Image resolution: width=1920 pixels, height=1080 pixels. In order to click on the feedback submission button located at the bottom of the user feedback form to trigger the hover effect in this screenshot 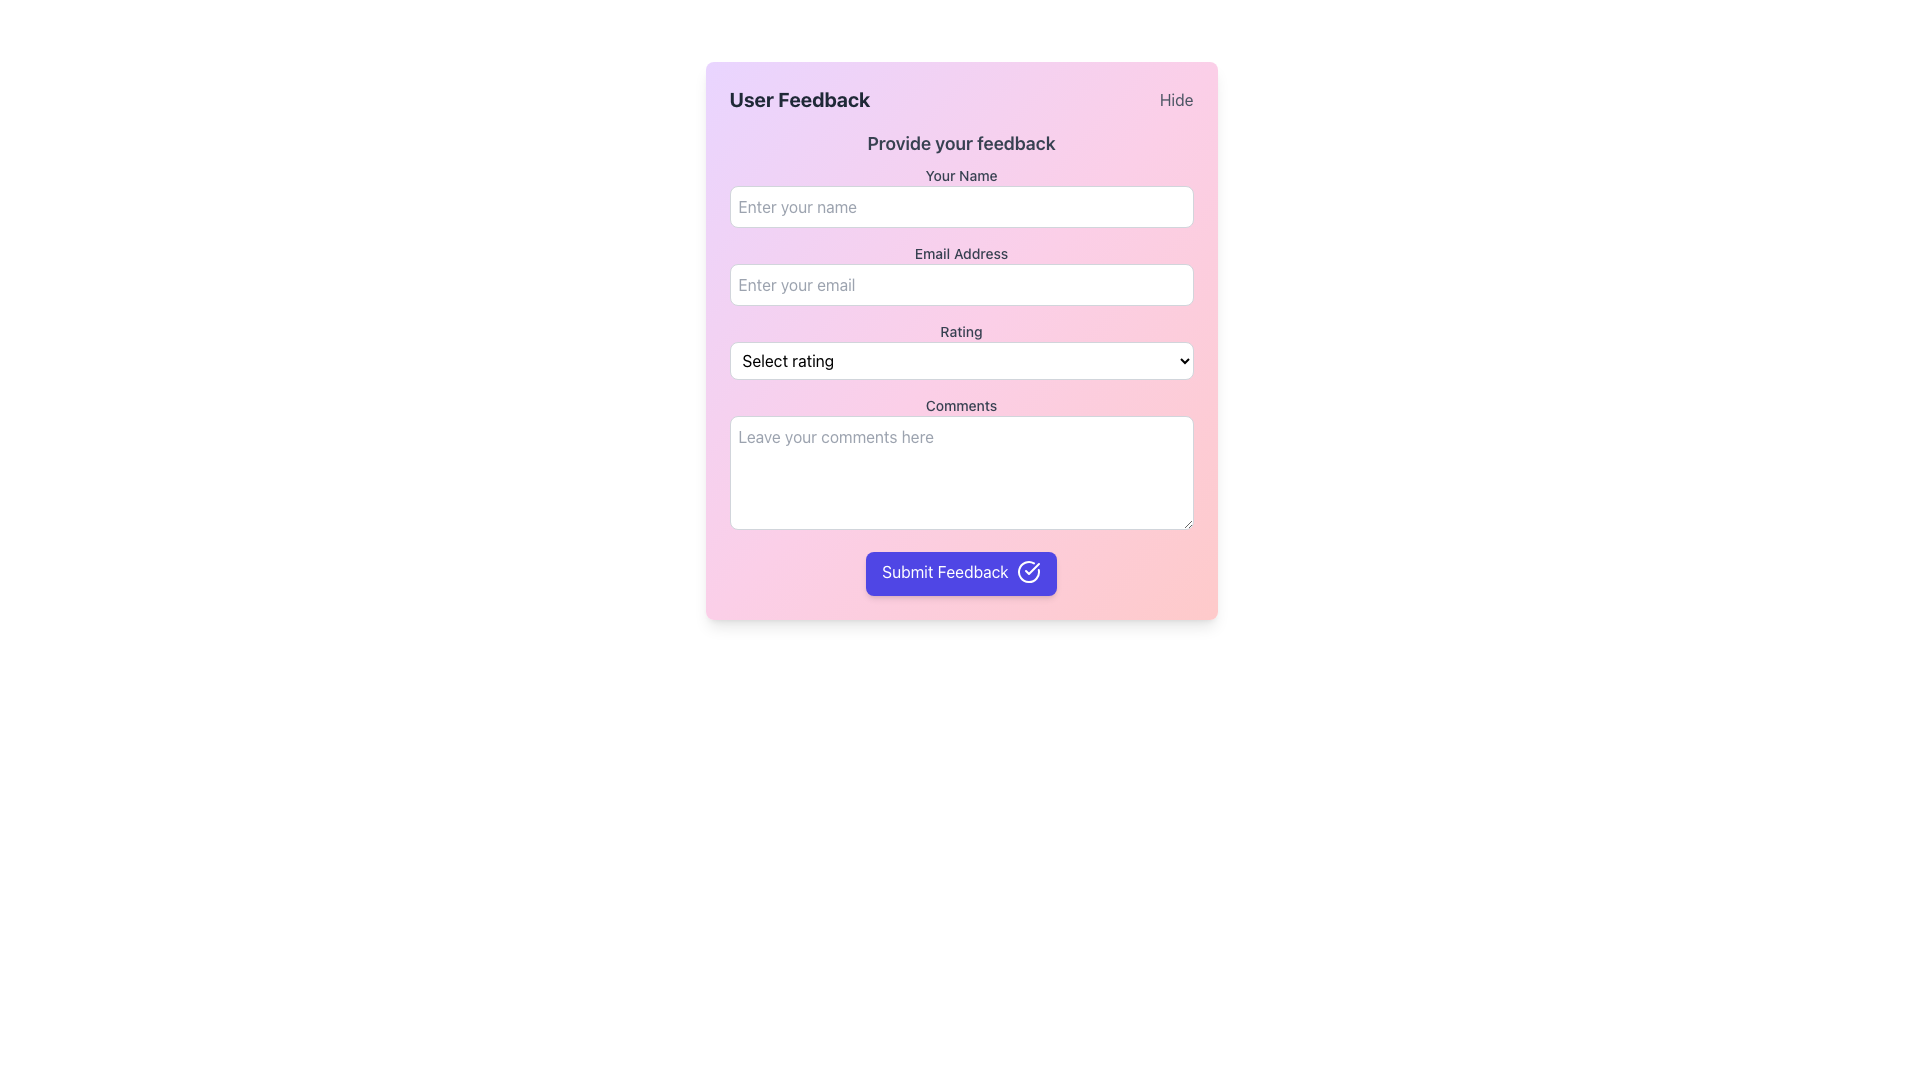, I will do `click(961, 574)`.